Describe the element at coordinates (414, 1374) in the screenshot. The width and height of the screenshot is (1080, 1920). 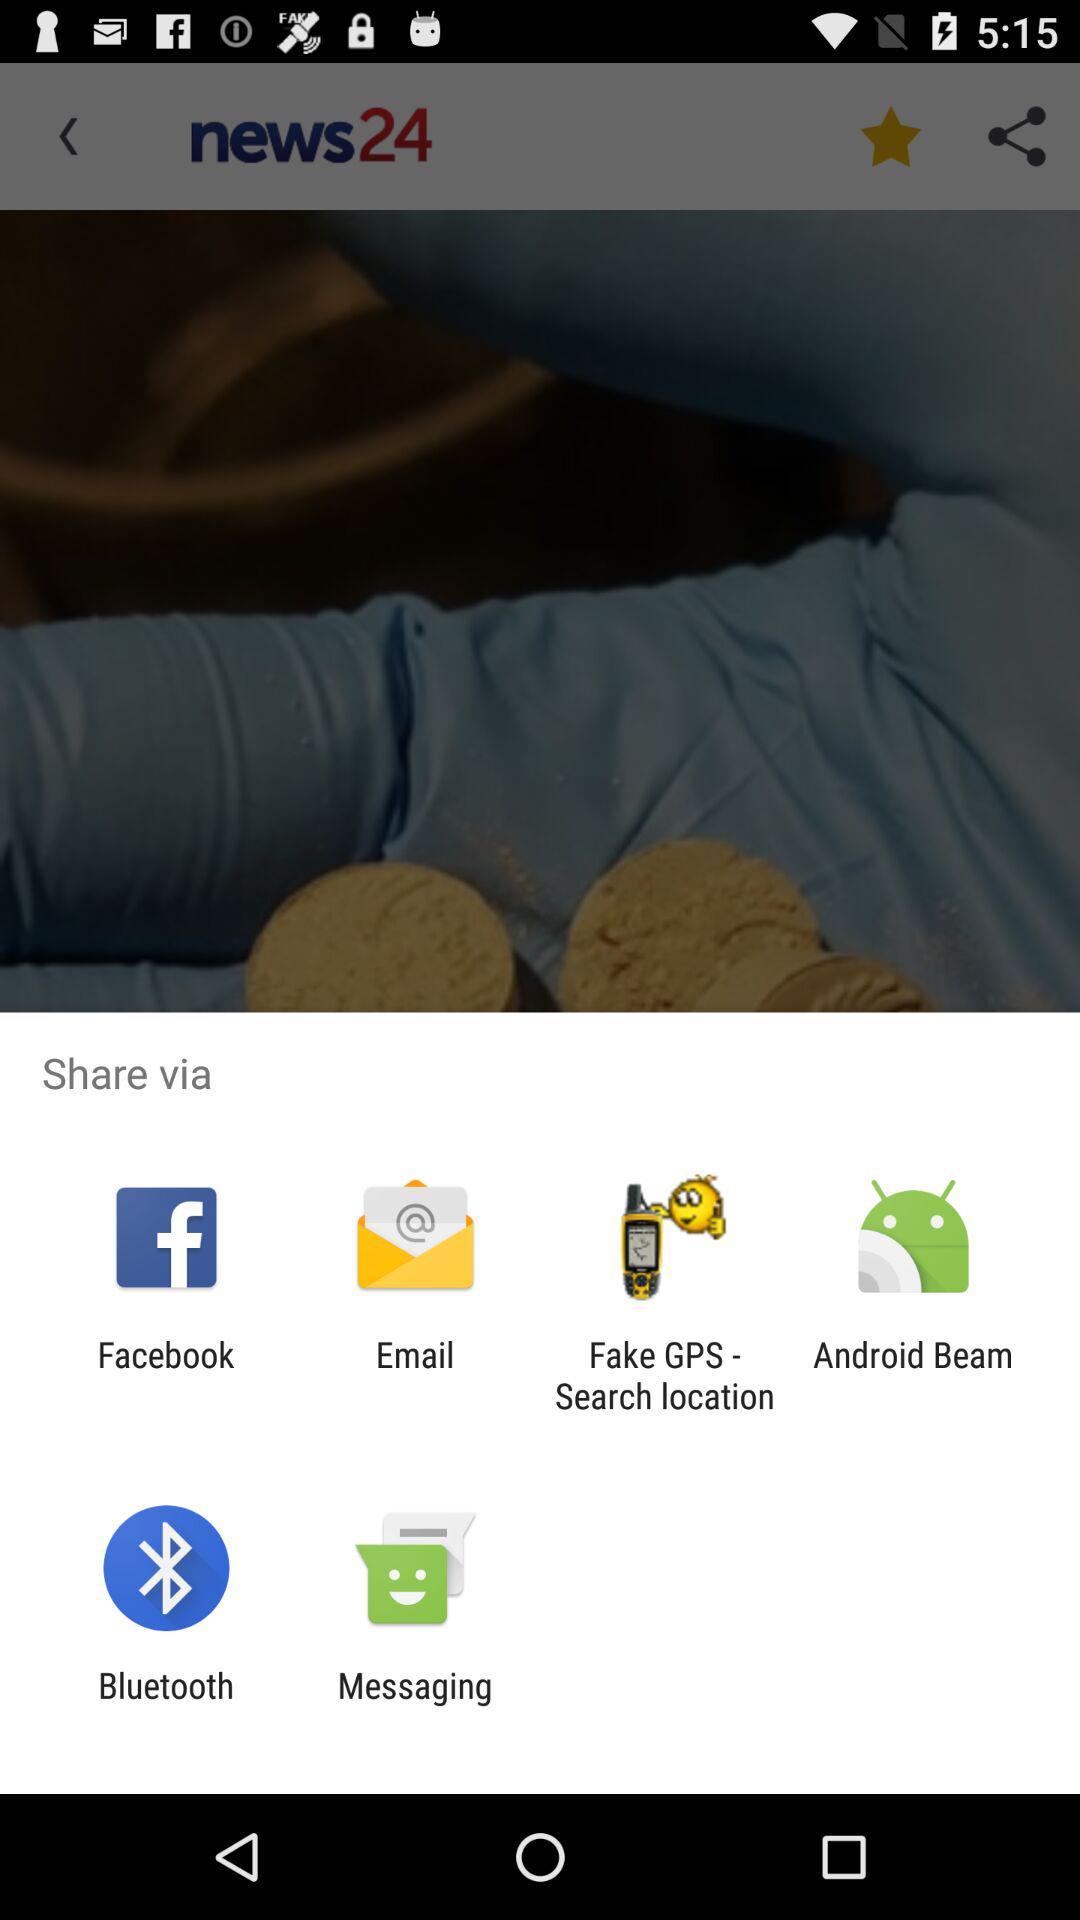
I see `item next to the fake gps search icon` at that location.